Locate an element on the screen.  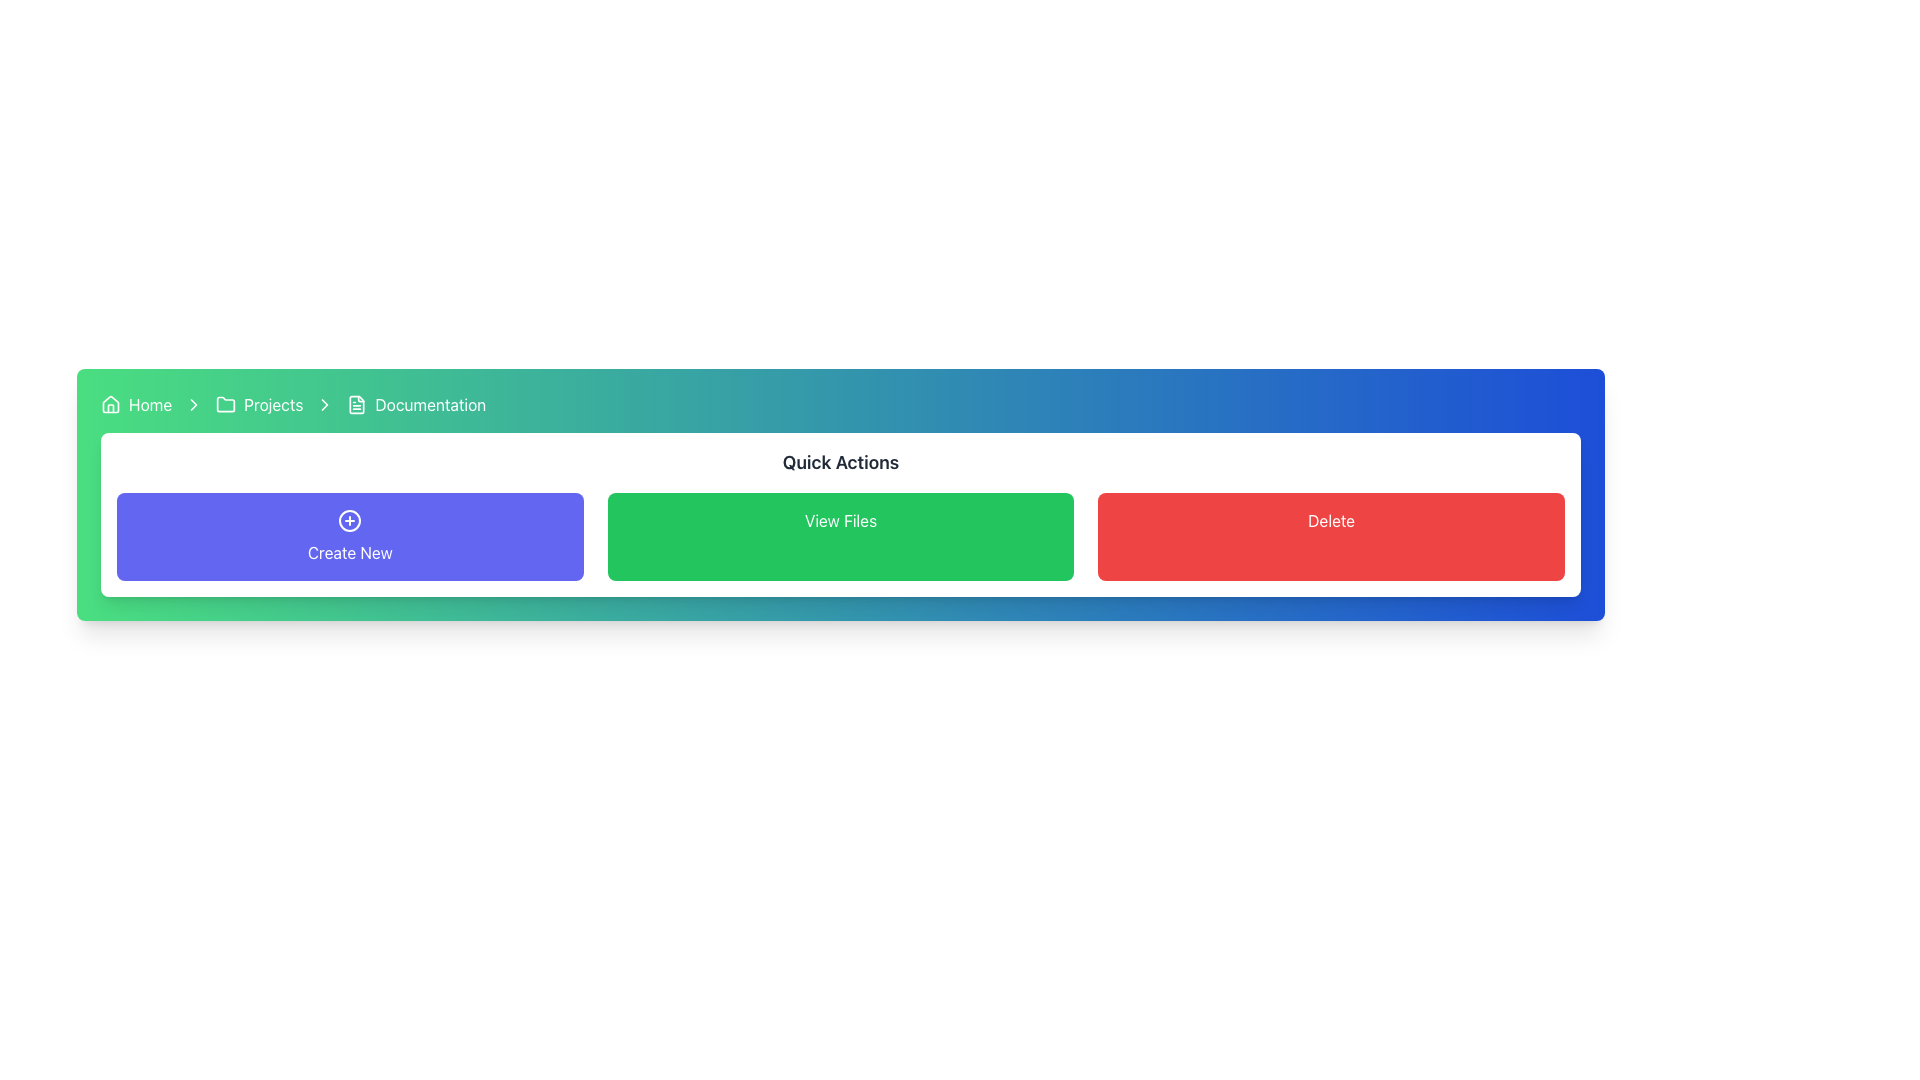
the 'Documentation' text label in the breadcrumb navigation, which is styled with a white font on a gradient green and blue background and is the last item in the breadcrumb is located at coordinates (429, 405).